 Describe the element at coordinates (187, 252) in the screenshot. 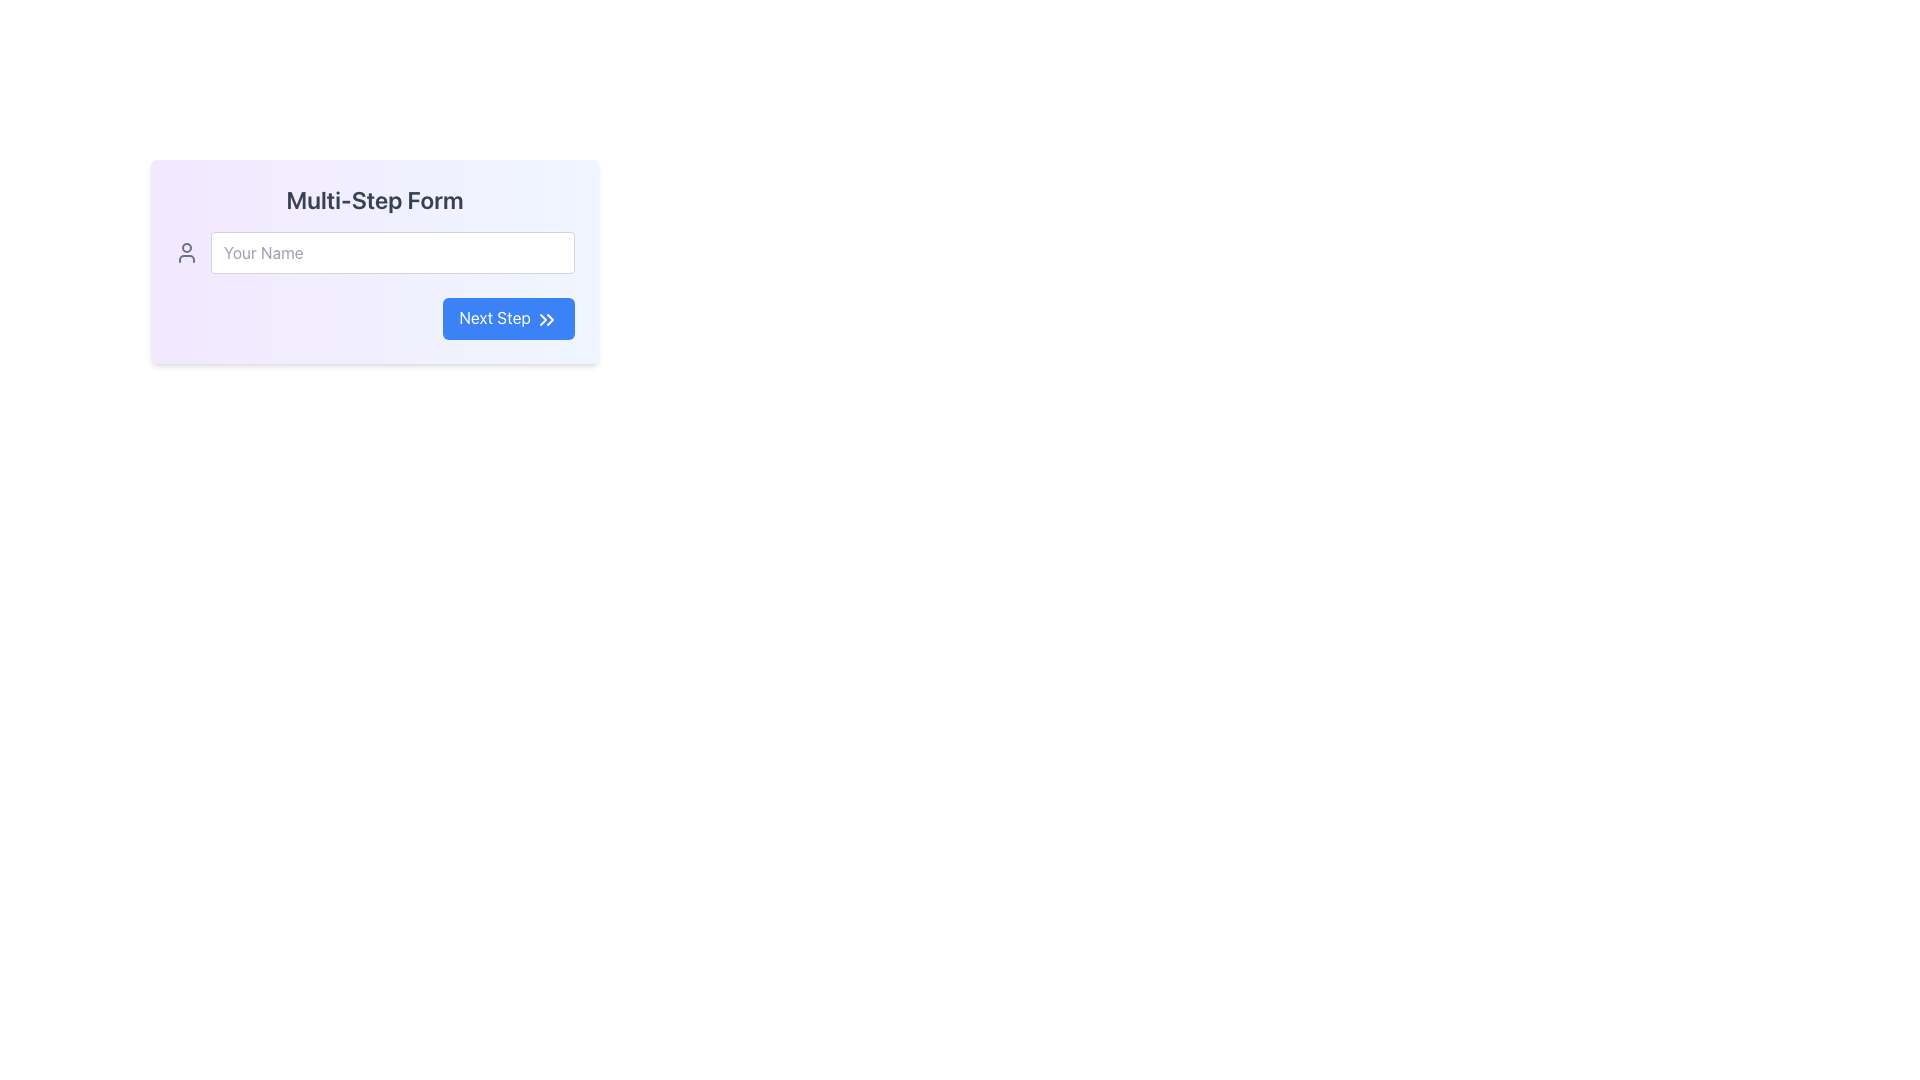

I see `the user icon located to the left of the 'Your Name' text input field` at that location.